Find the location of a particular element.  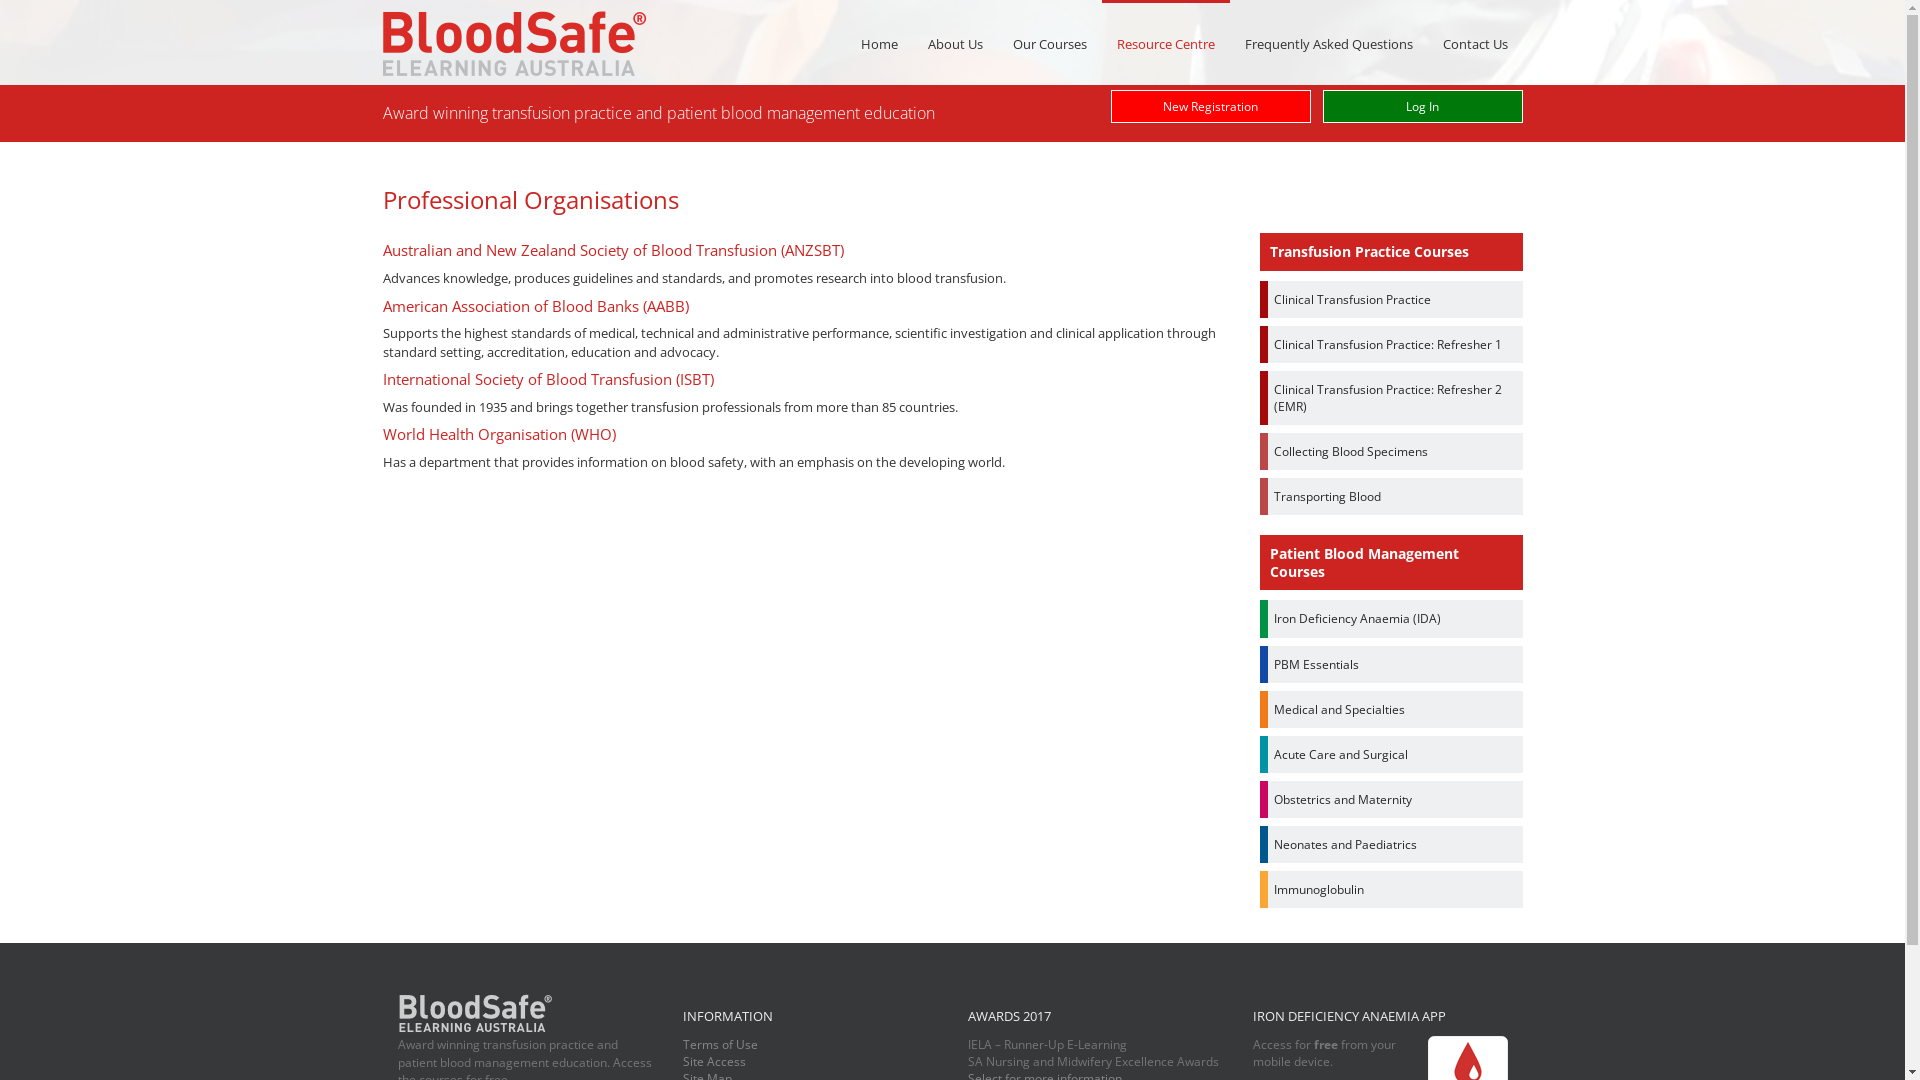

'Log In' is located at coordinates (1420, 106).